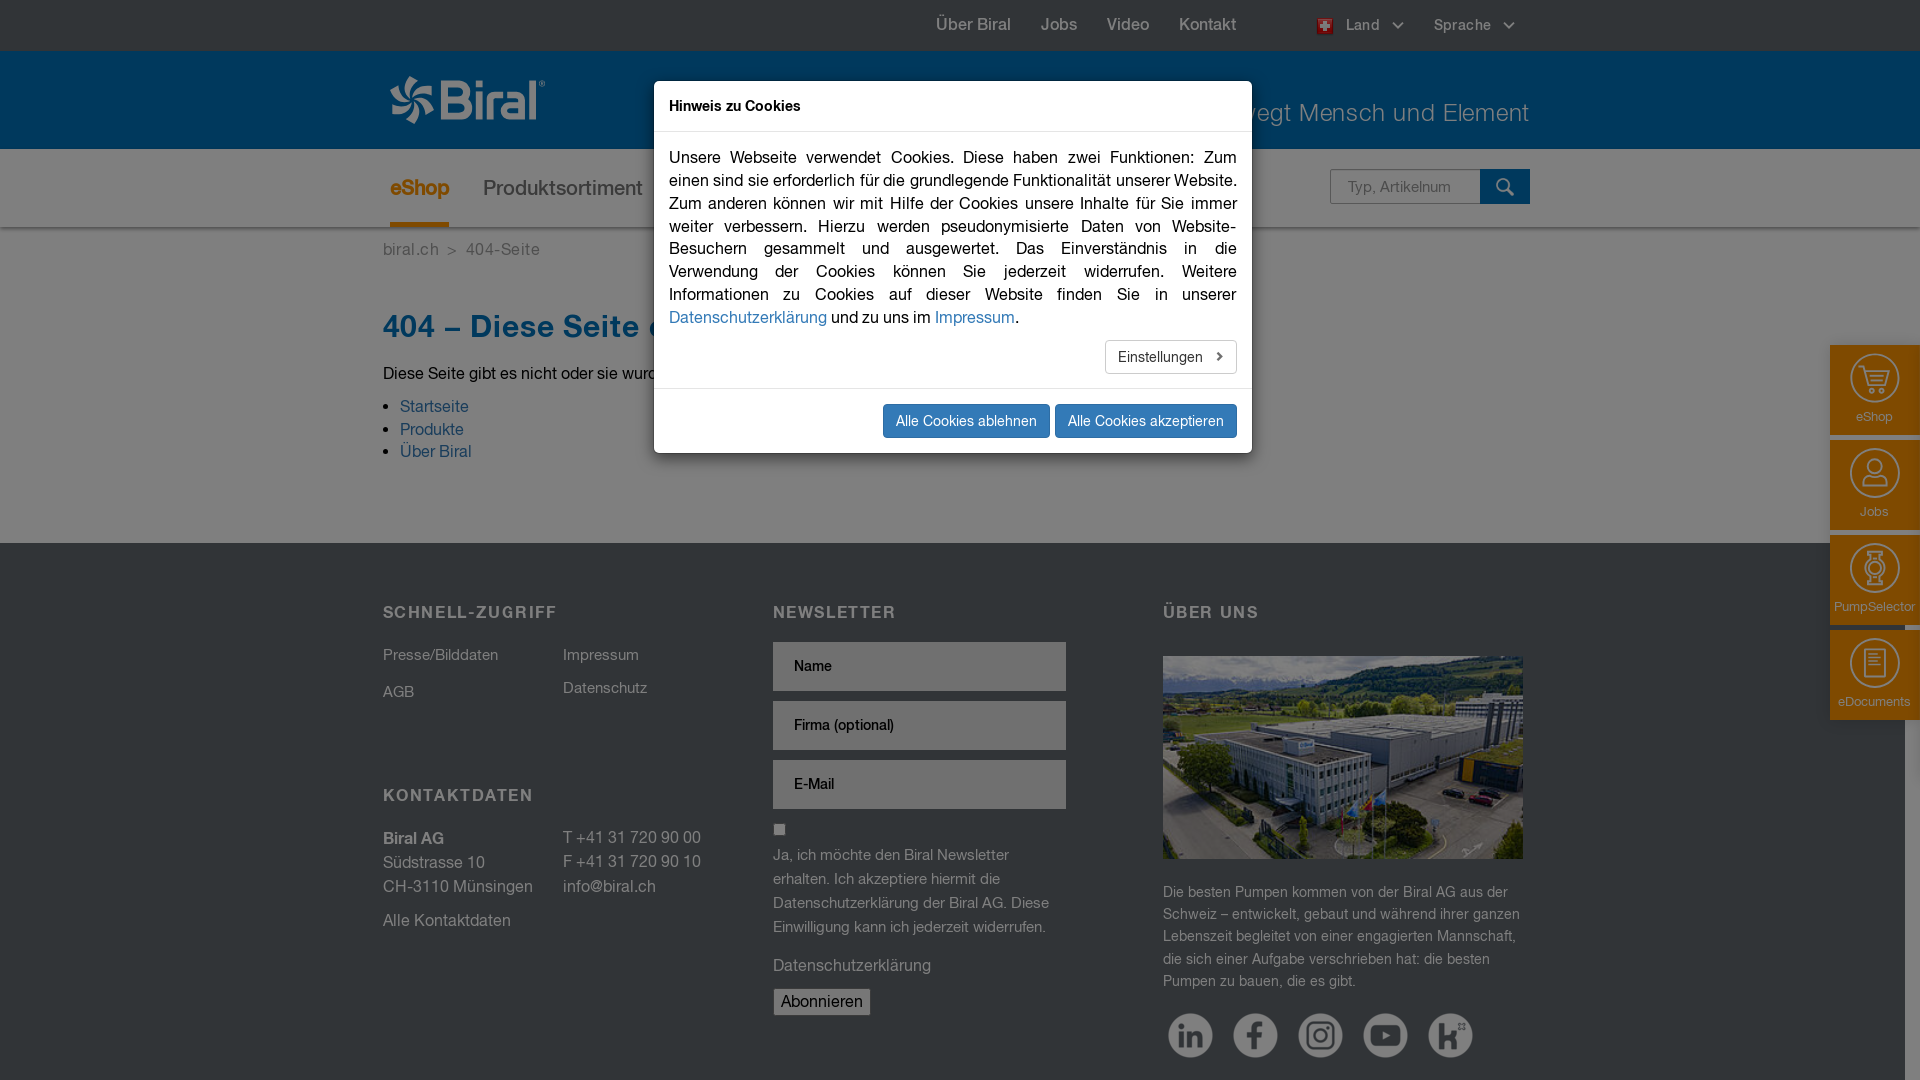  I want to click on 'Impressum', so click(599, 655).